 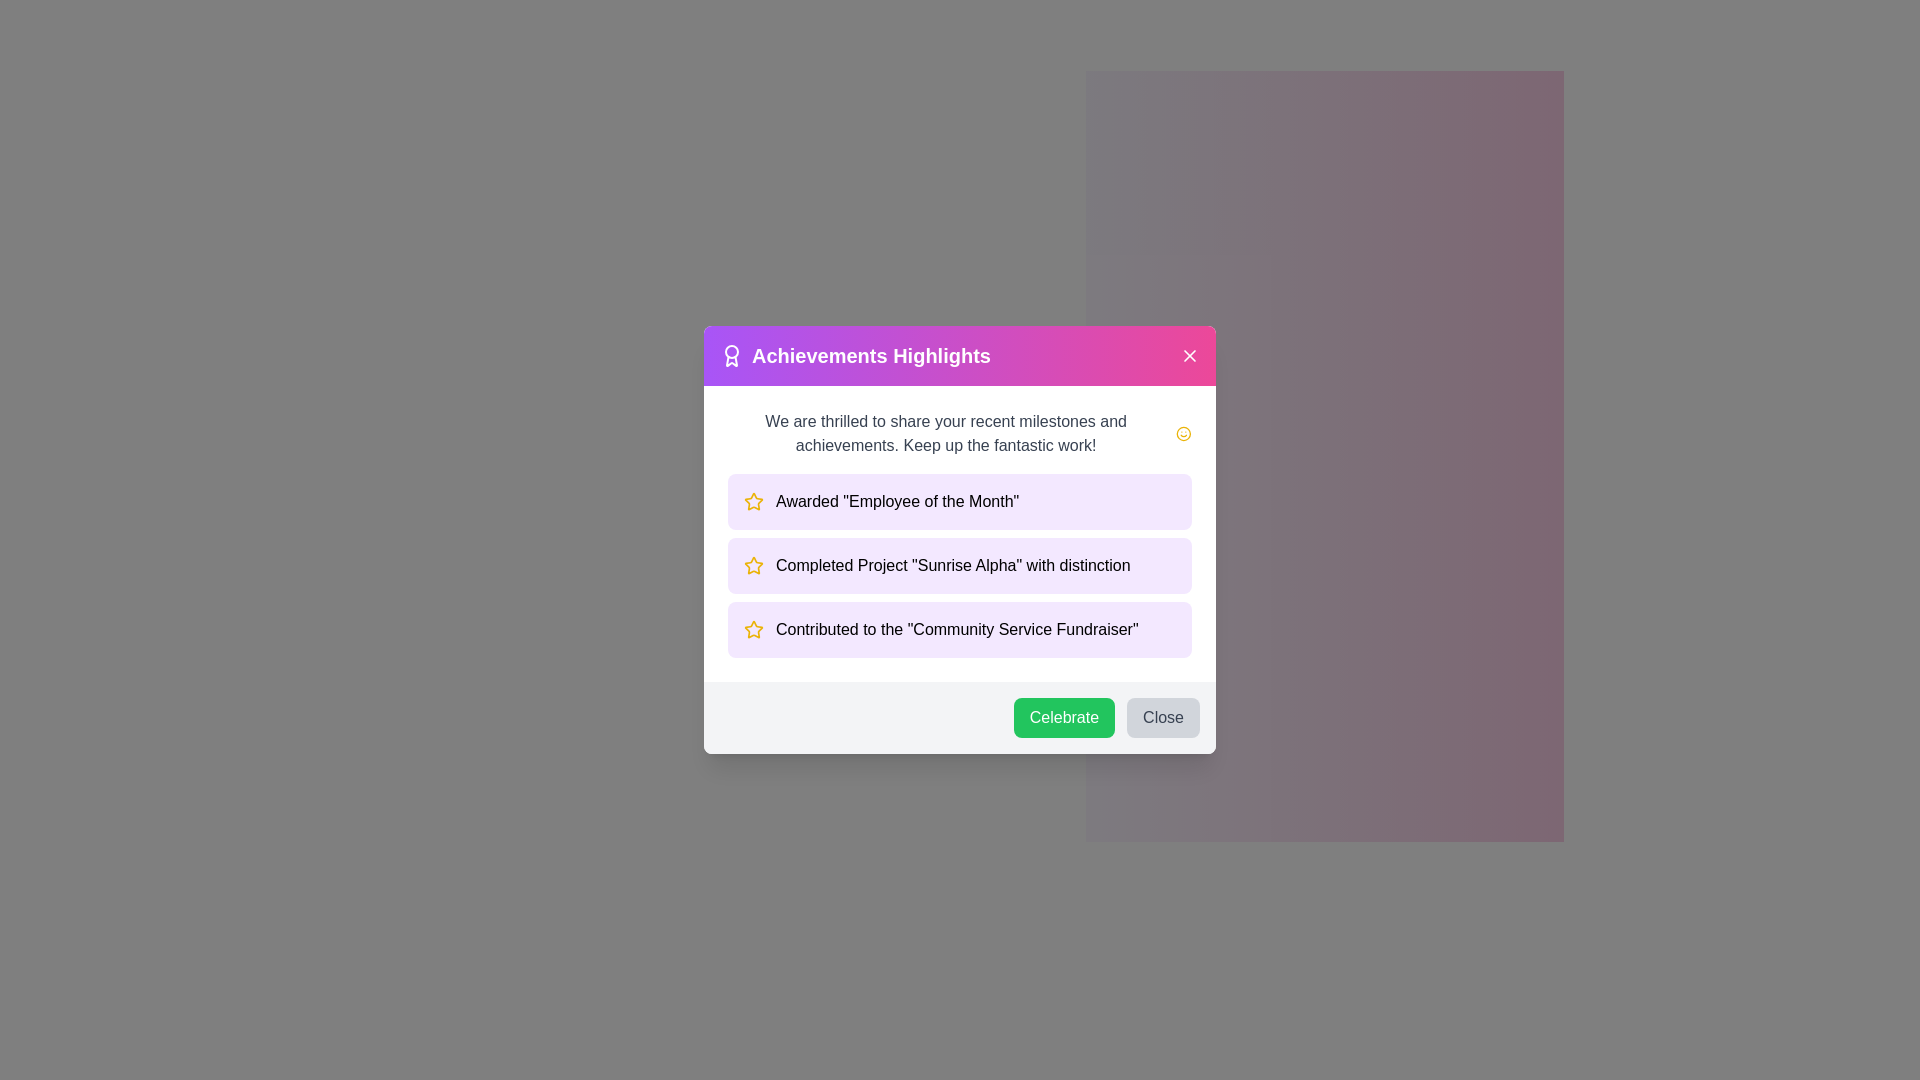 I want to click on the Close Button icon, which features a diagonal cross mark styled with fine lines, located in the top-right corner of the dialog's header, so click(x=1190, y=354).